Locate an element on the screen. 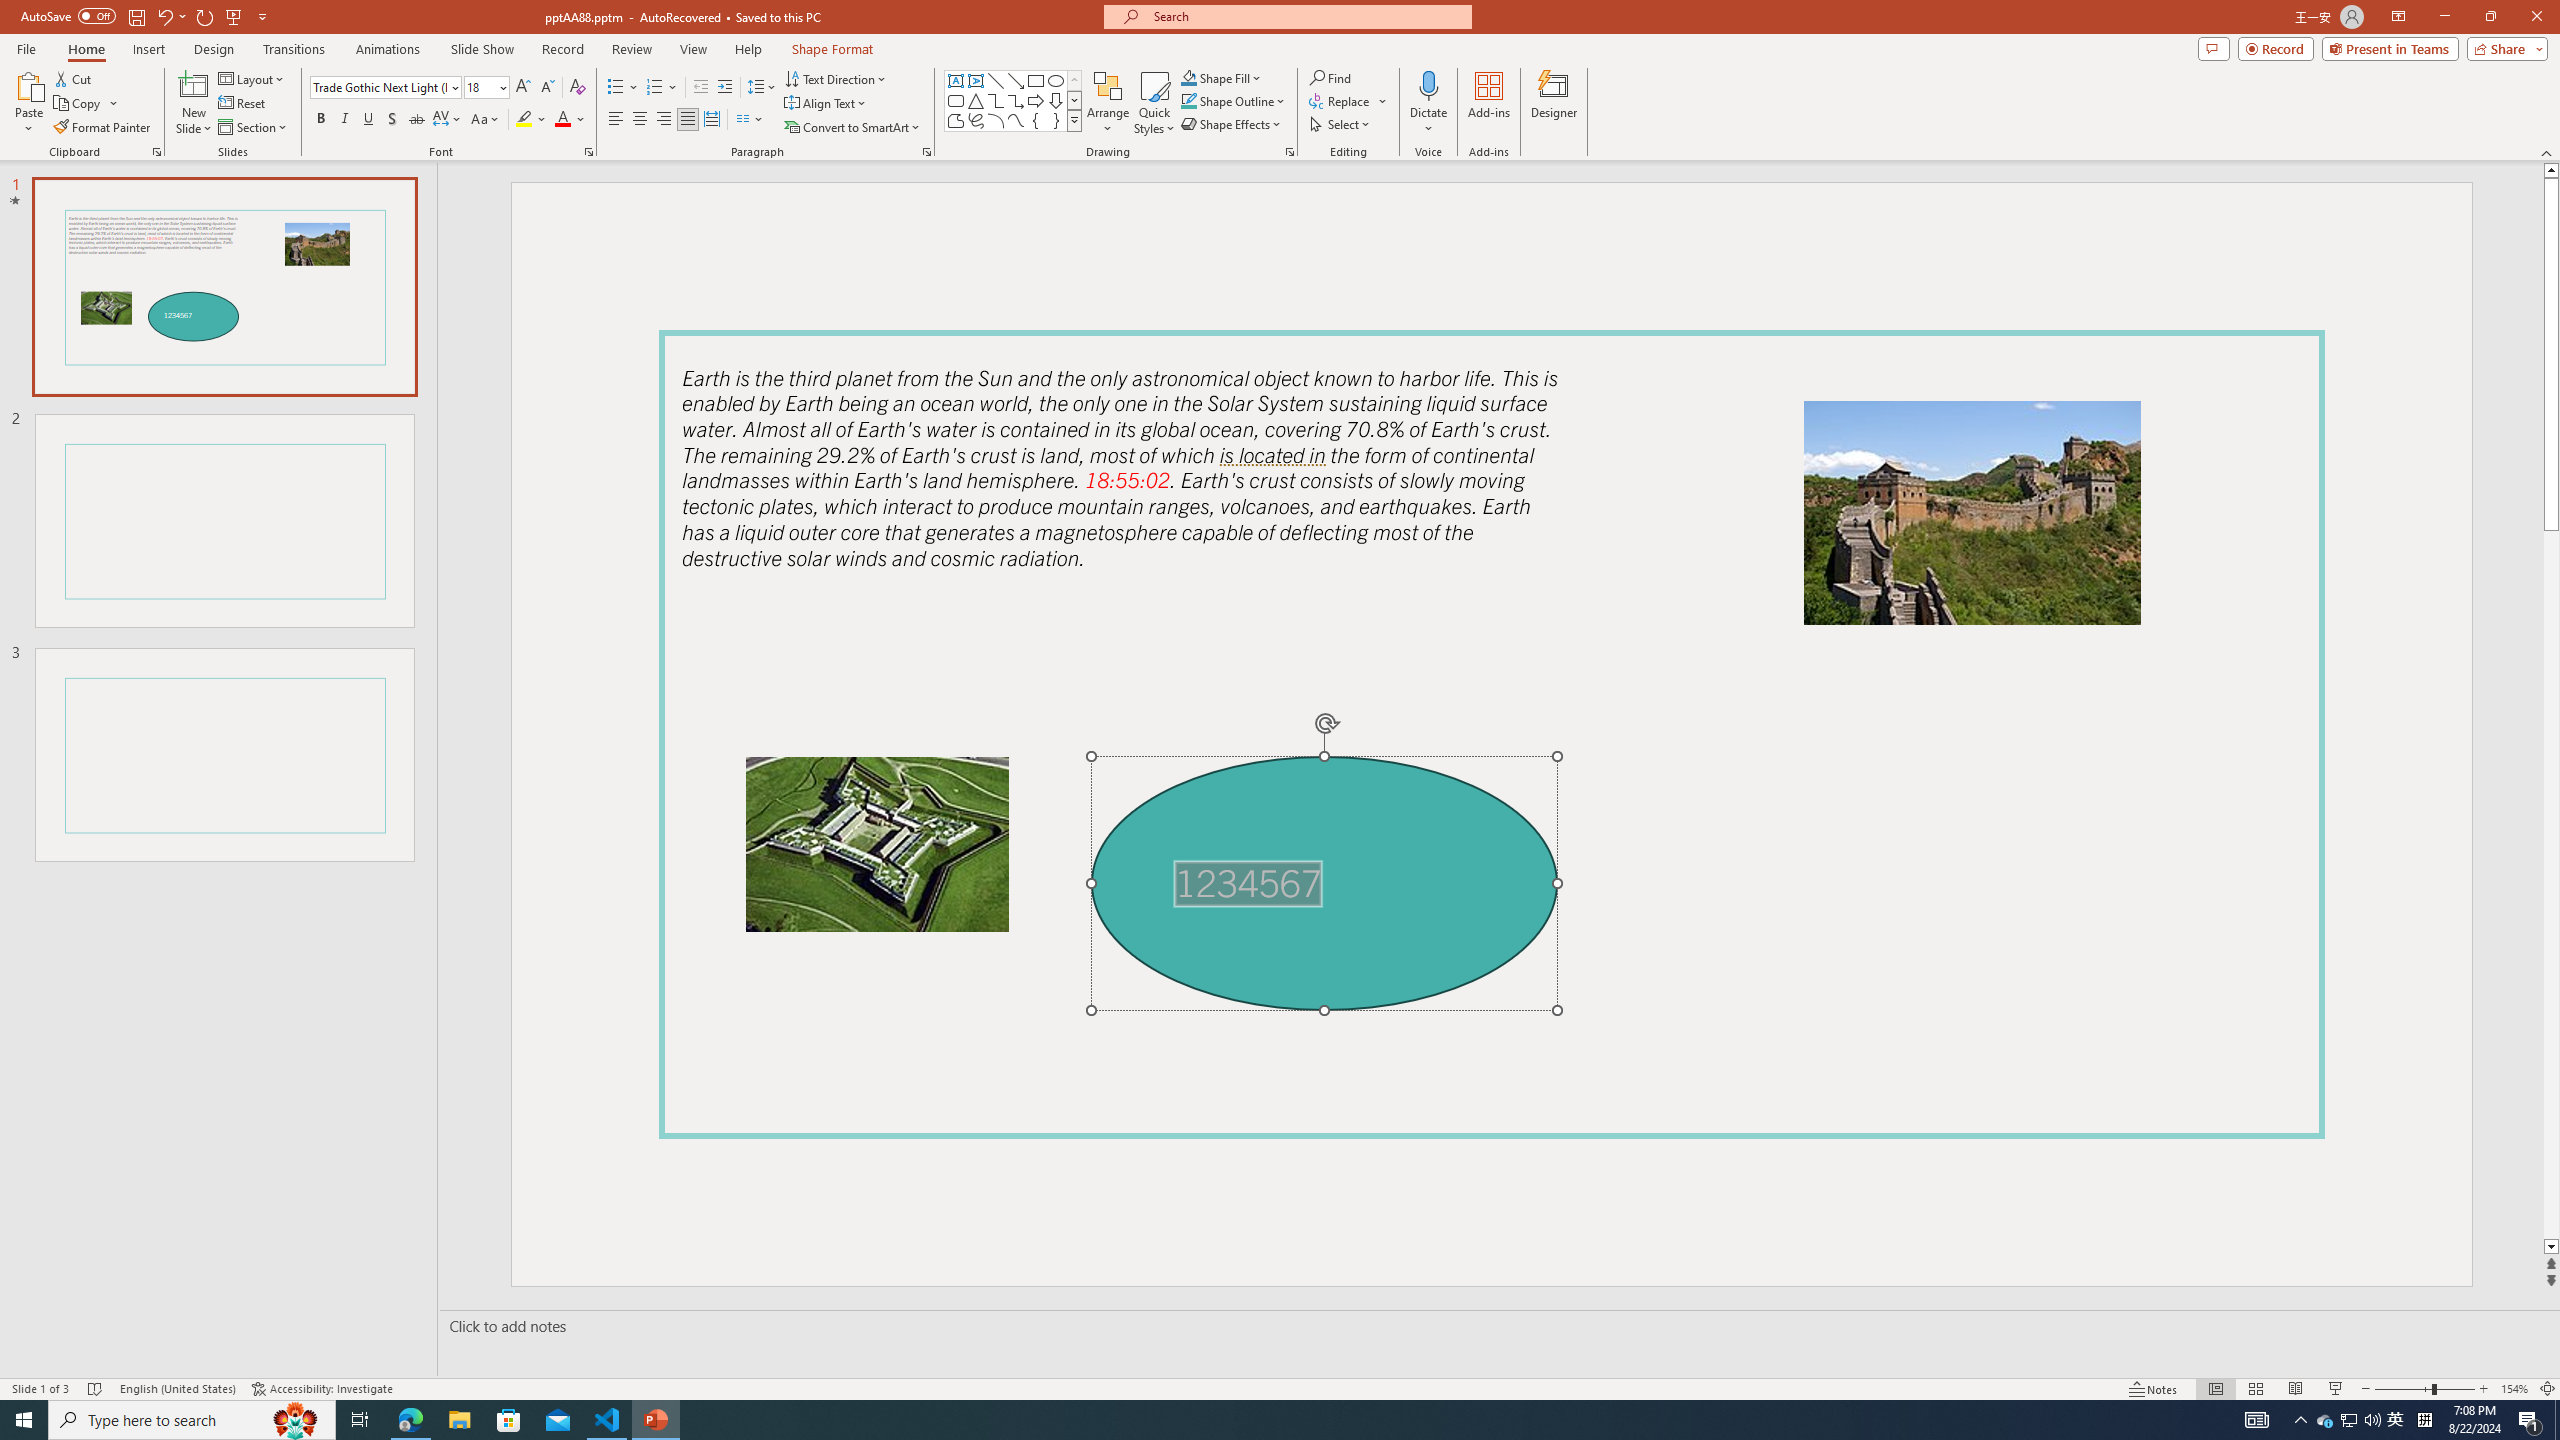 The height and width of the screenshot is (1440, 2560). 'Zoom 154%' is located at coordinates (2515, 1389).